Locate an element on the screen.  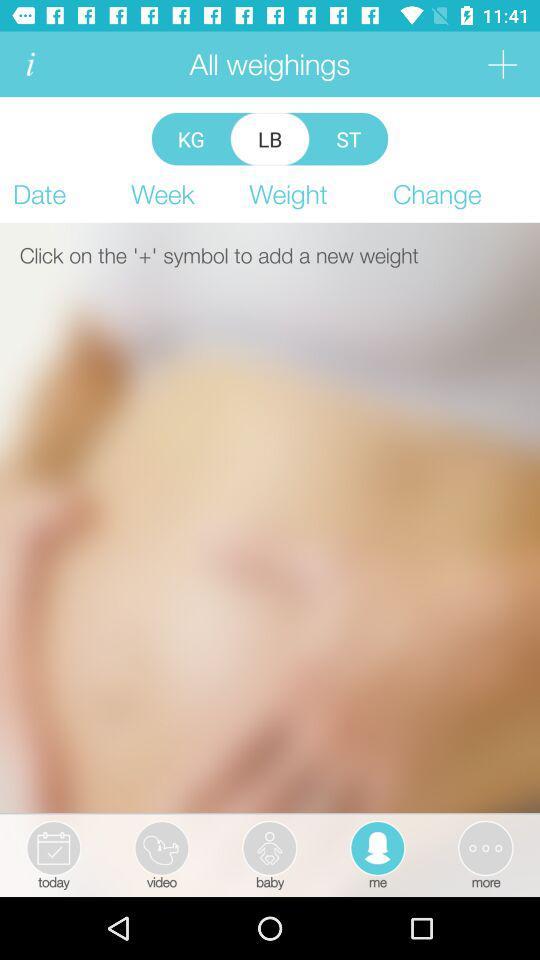
lb item is located at coordinates (270, 138).